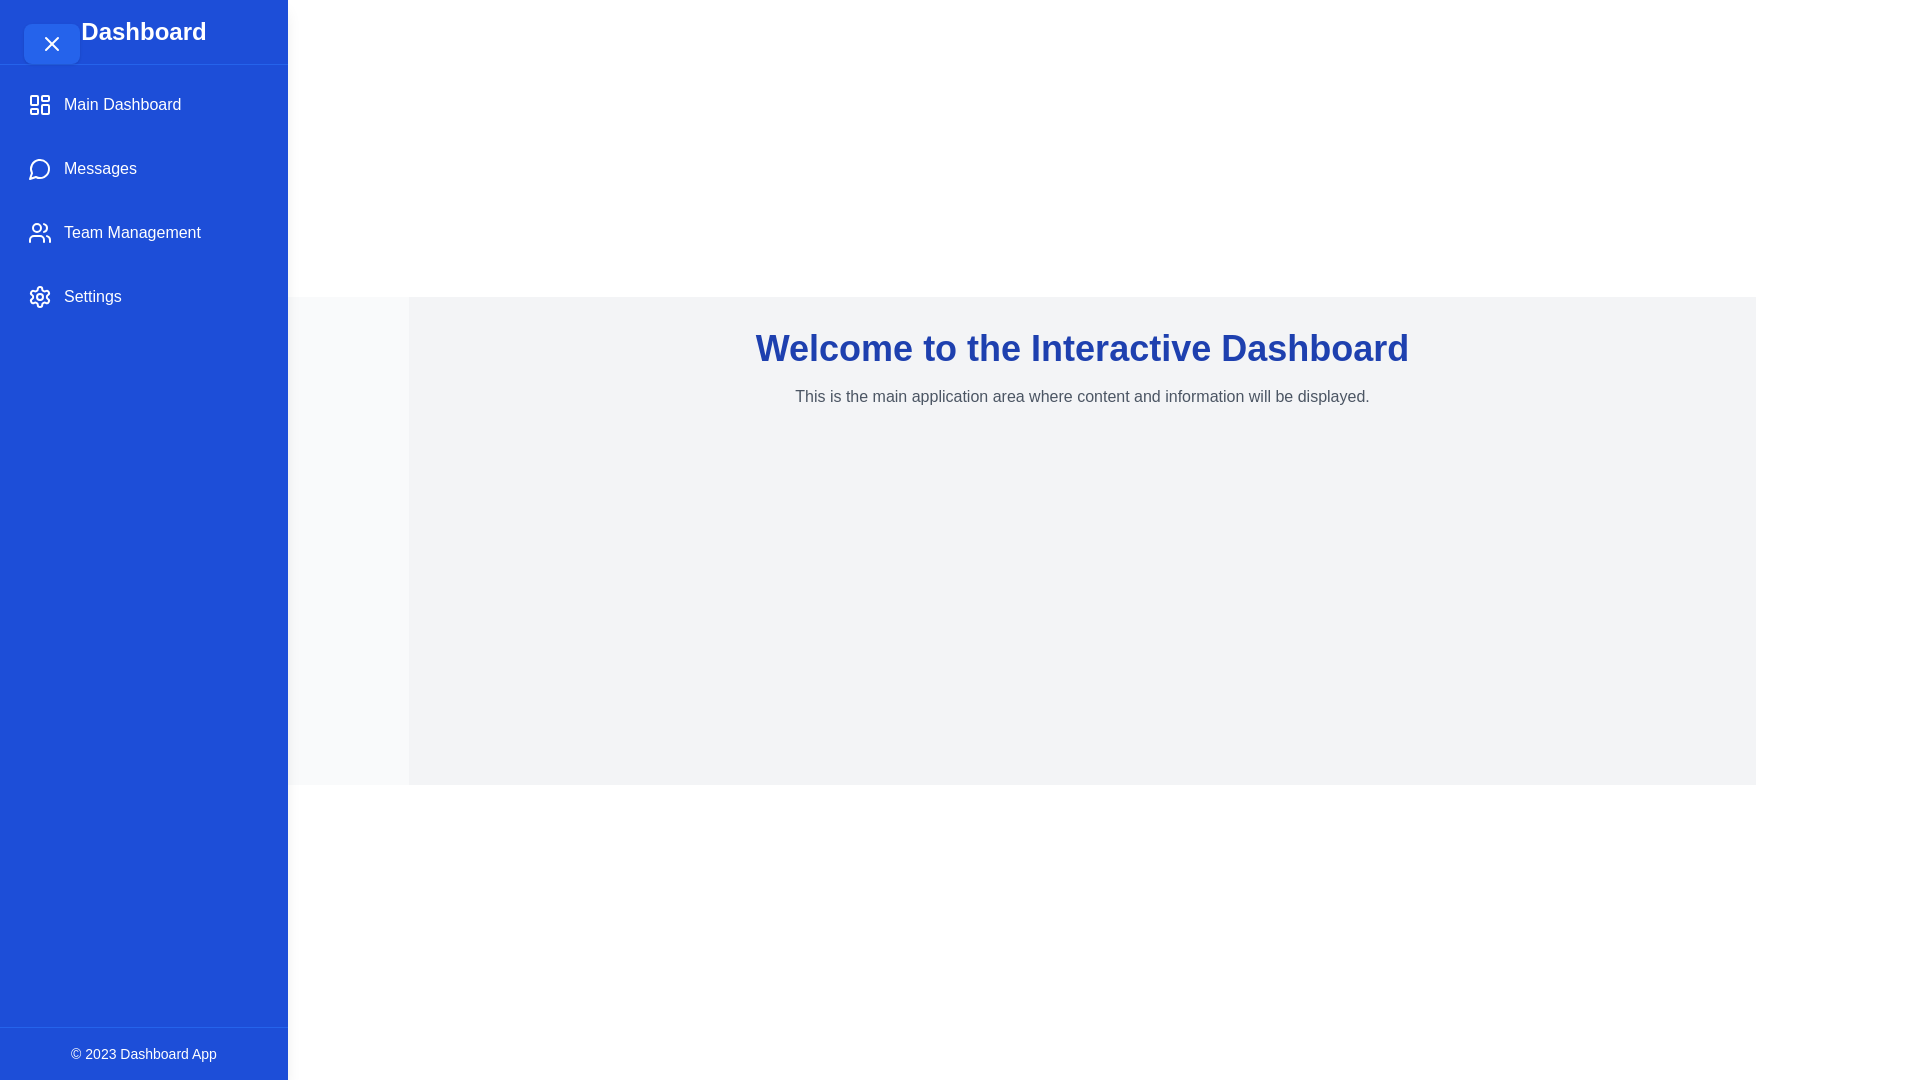 This screenshot has height=1080, width=1920. What do you see at coordinates (143, 231) in the screenshot?
I see `the 'Team Management' list item in the drawer` at bounding box center [143, 231].